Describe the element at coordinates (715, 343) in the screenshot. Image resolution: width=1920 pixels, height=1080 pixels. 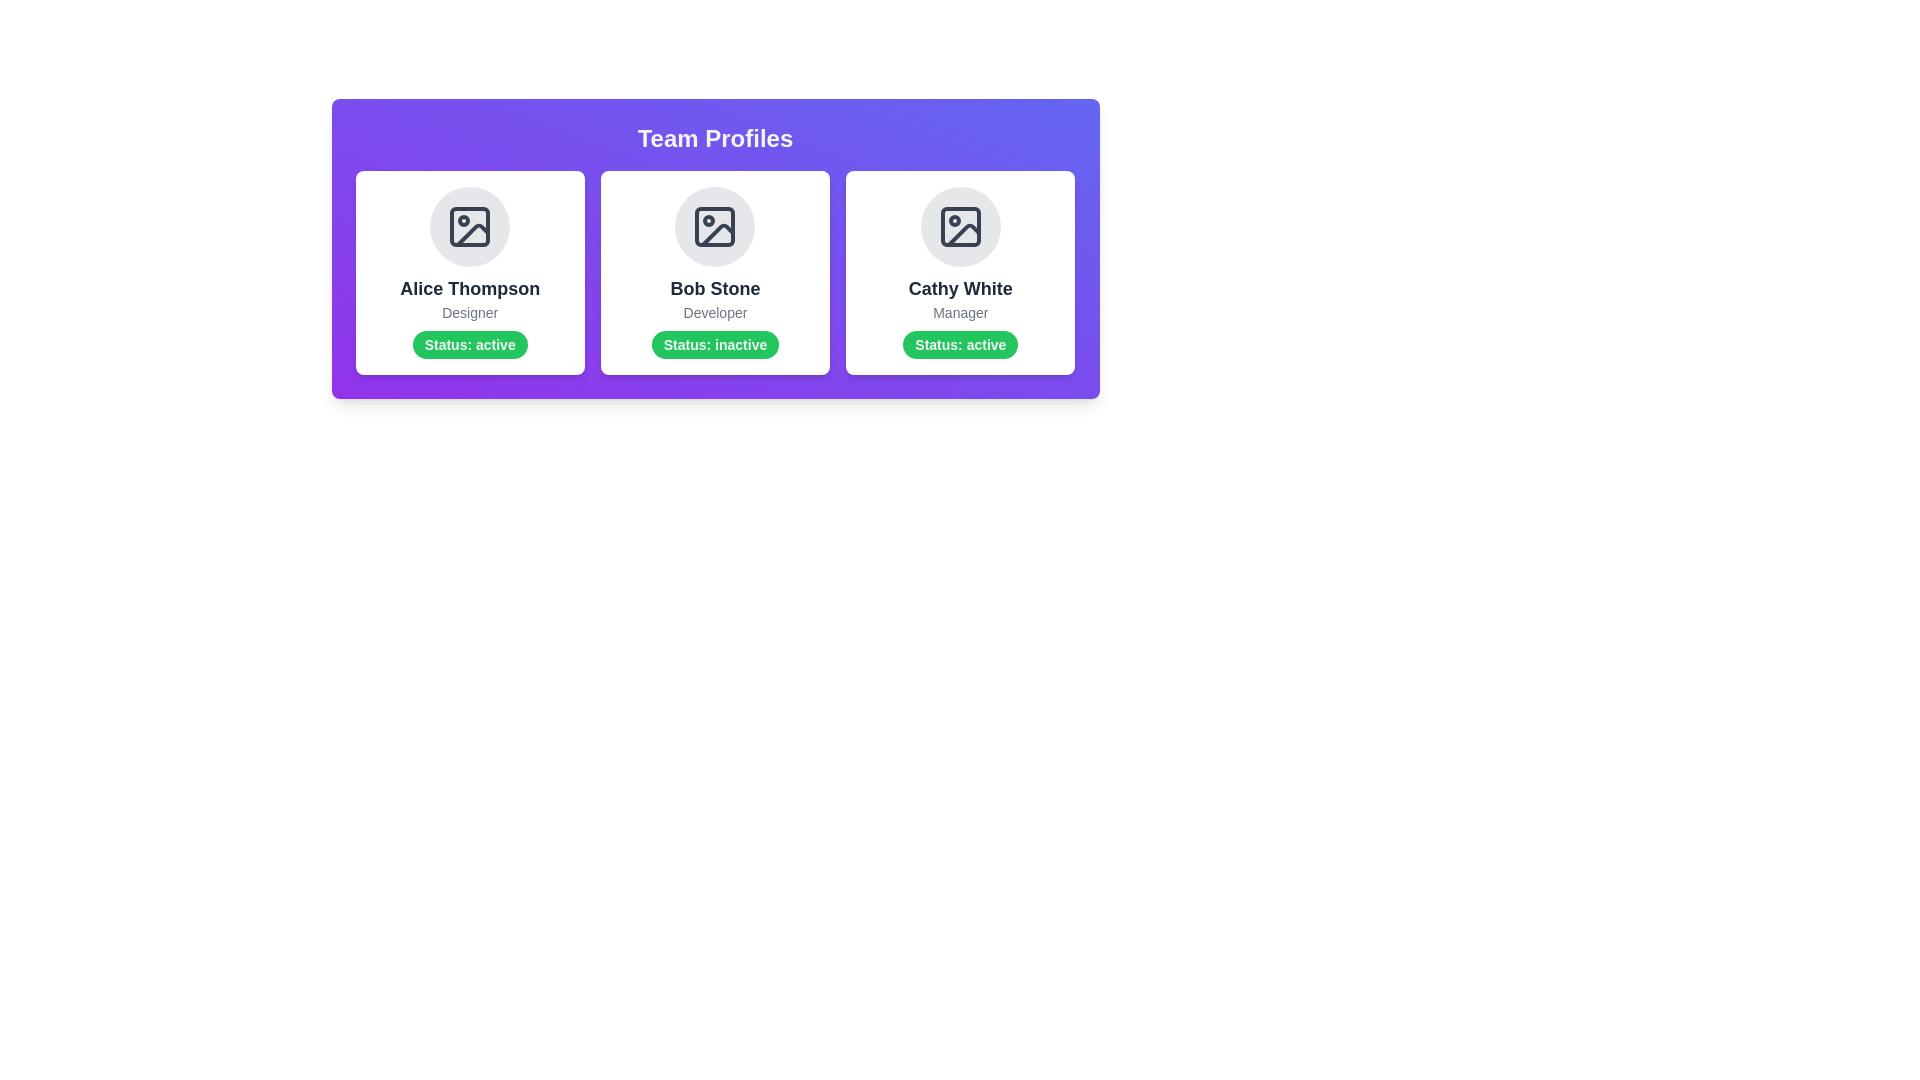
I see `the 'Status: inactive' button, which is a small rounded rectangular button with a green background located within the card for 'Bob Stone' in the team profiles section` at that location.